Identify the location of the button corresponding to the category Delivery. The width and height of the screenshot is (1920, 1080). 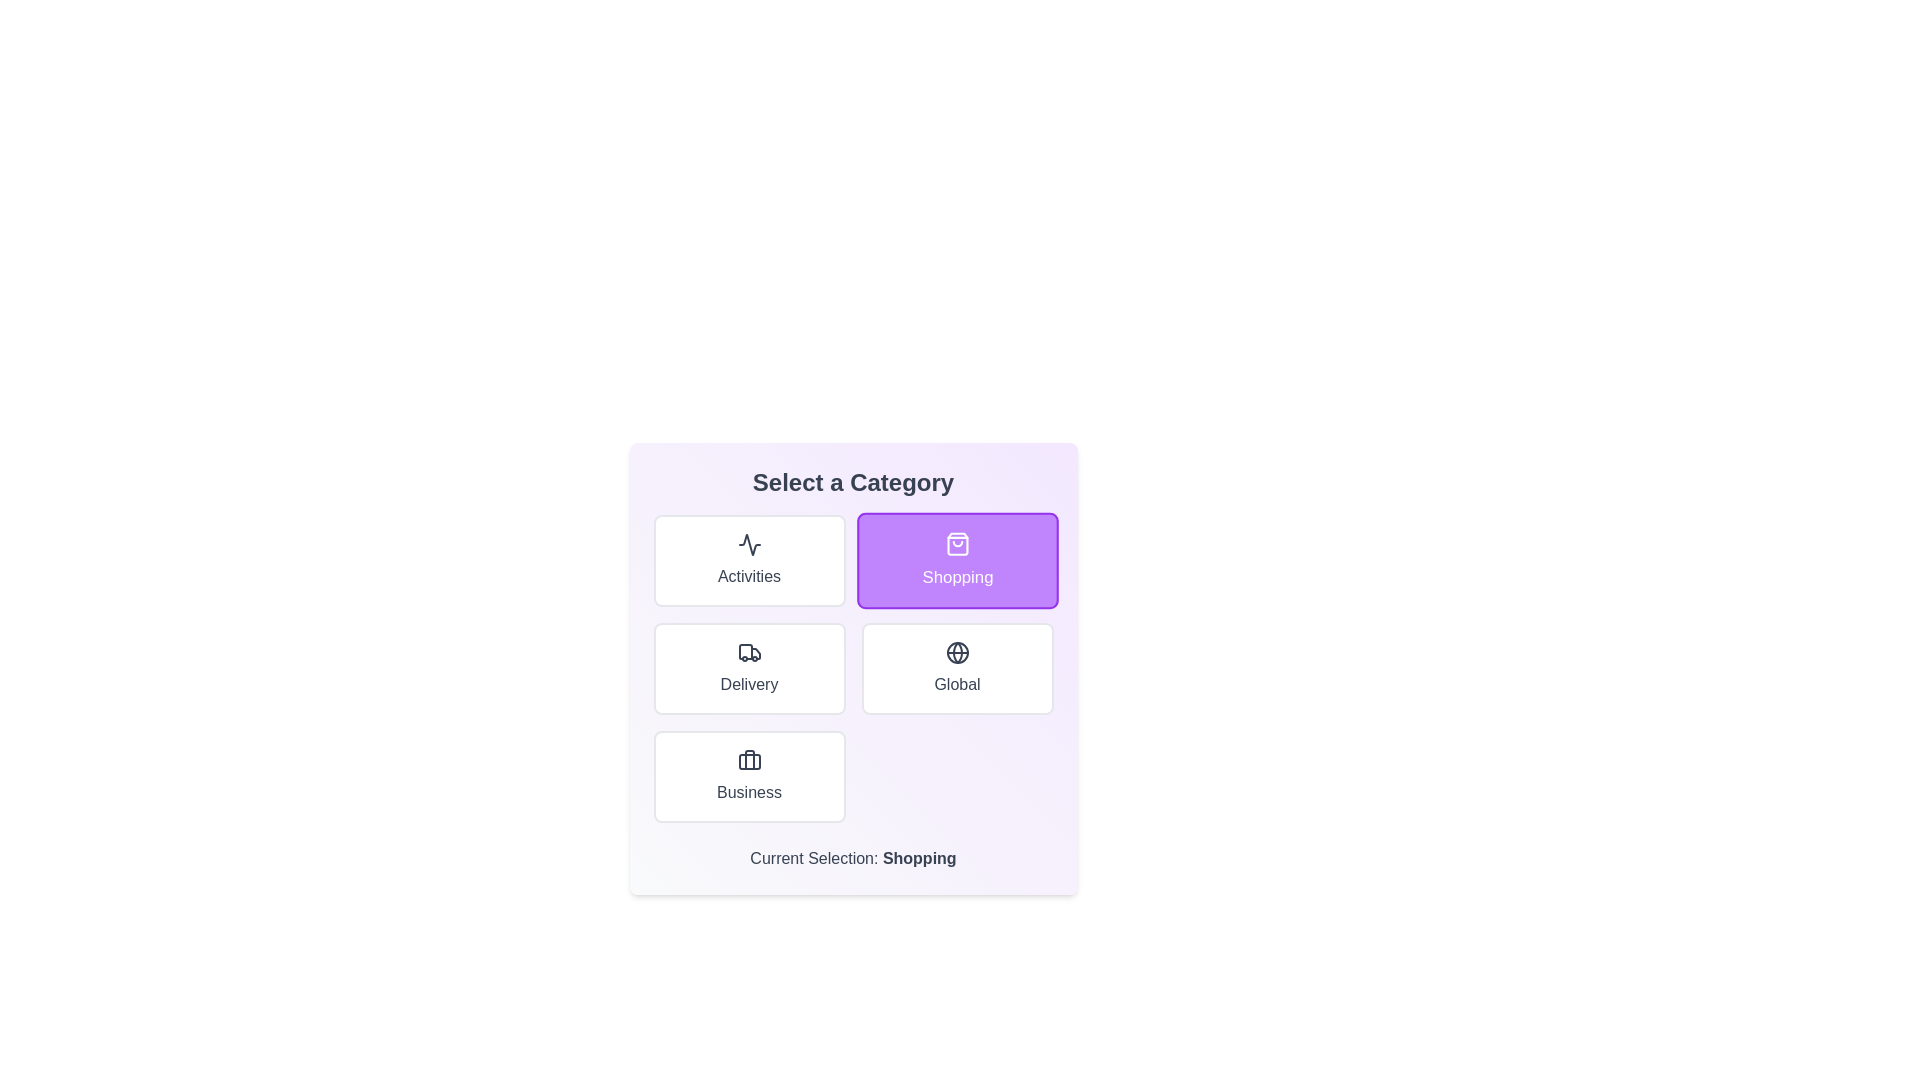
(748, 668).